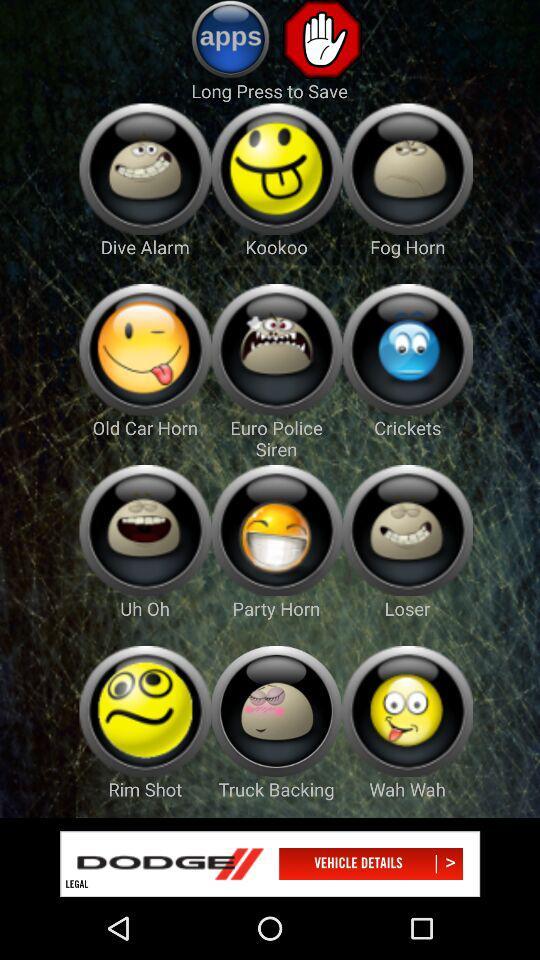  What do you see at coordinates (322, 38) in the screenshot?
I see `stop button` at bounding box center [322, 38].